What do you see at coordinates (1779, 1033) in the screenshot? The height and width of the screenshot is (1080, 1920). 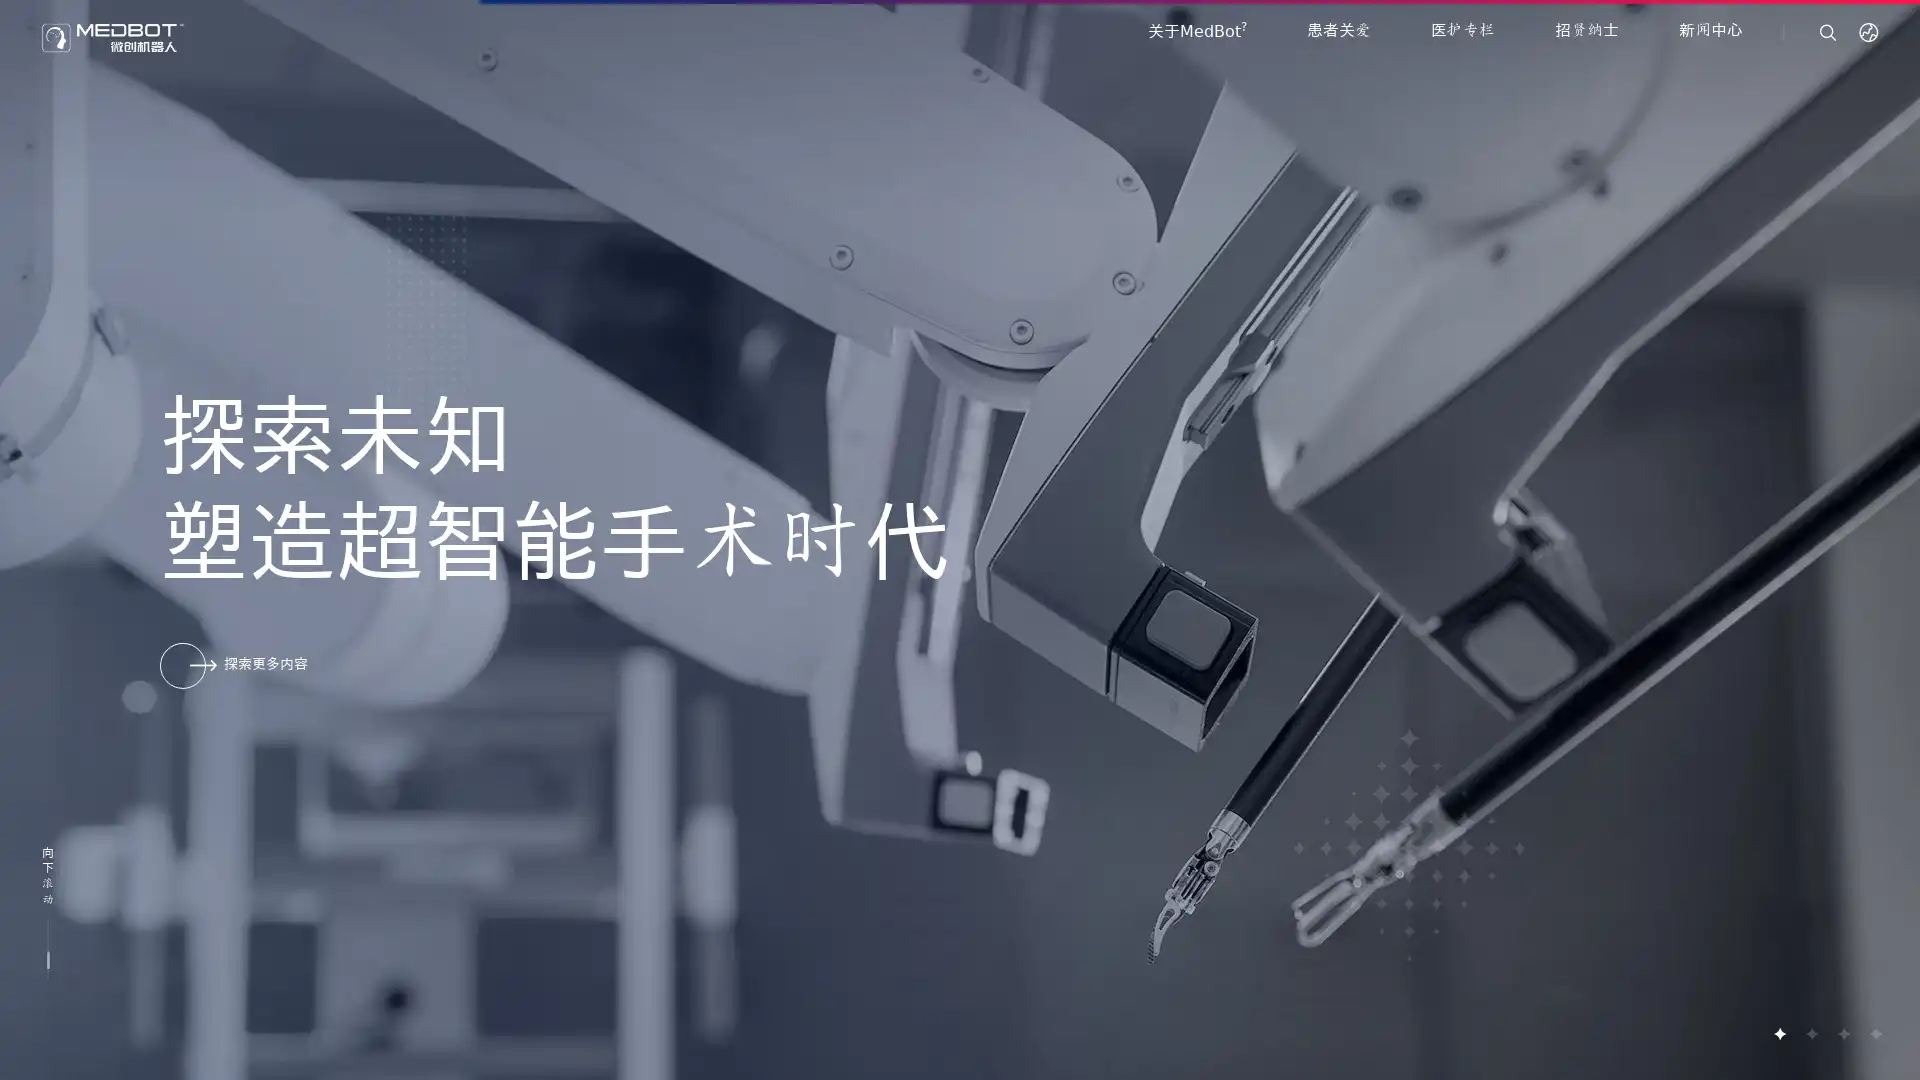 I see `Go to slide 1` at bounding box center [1779, 1033].